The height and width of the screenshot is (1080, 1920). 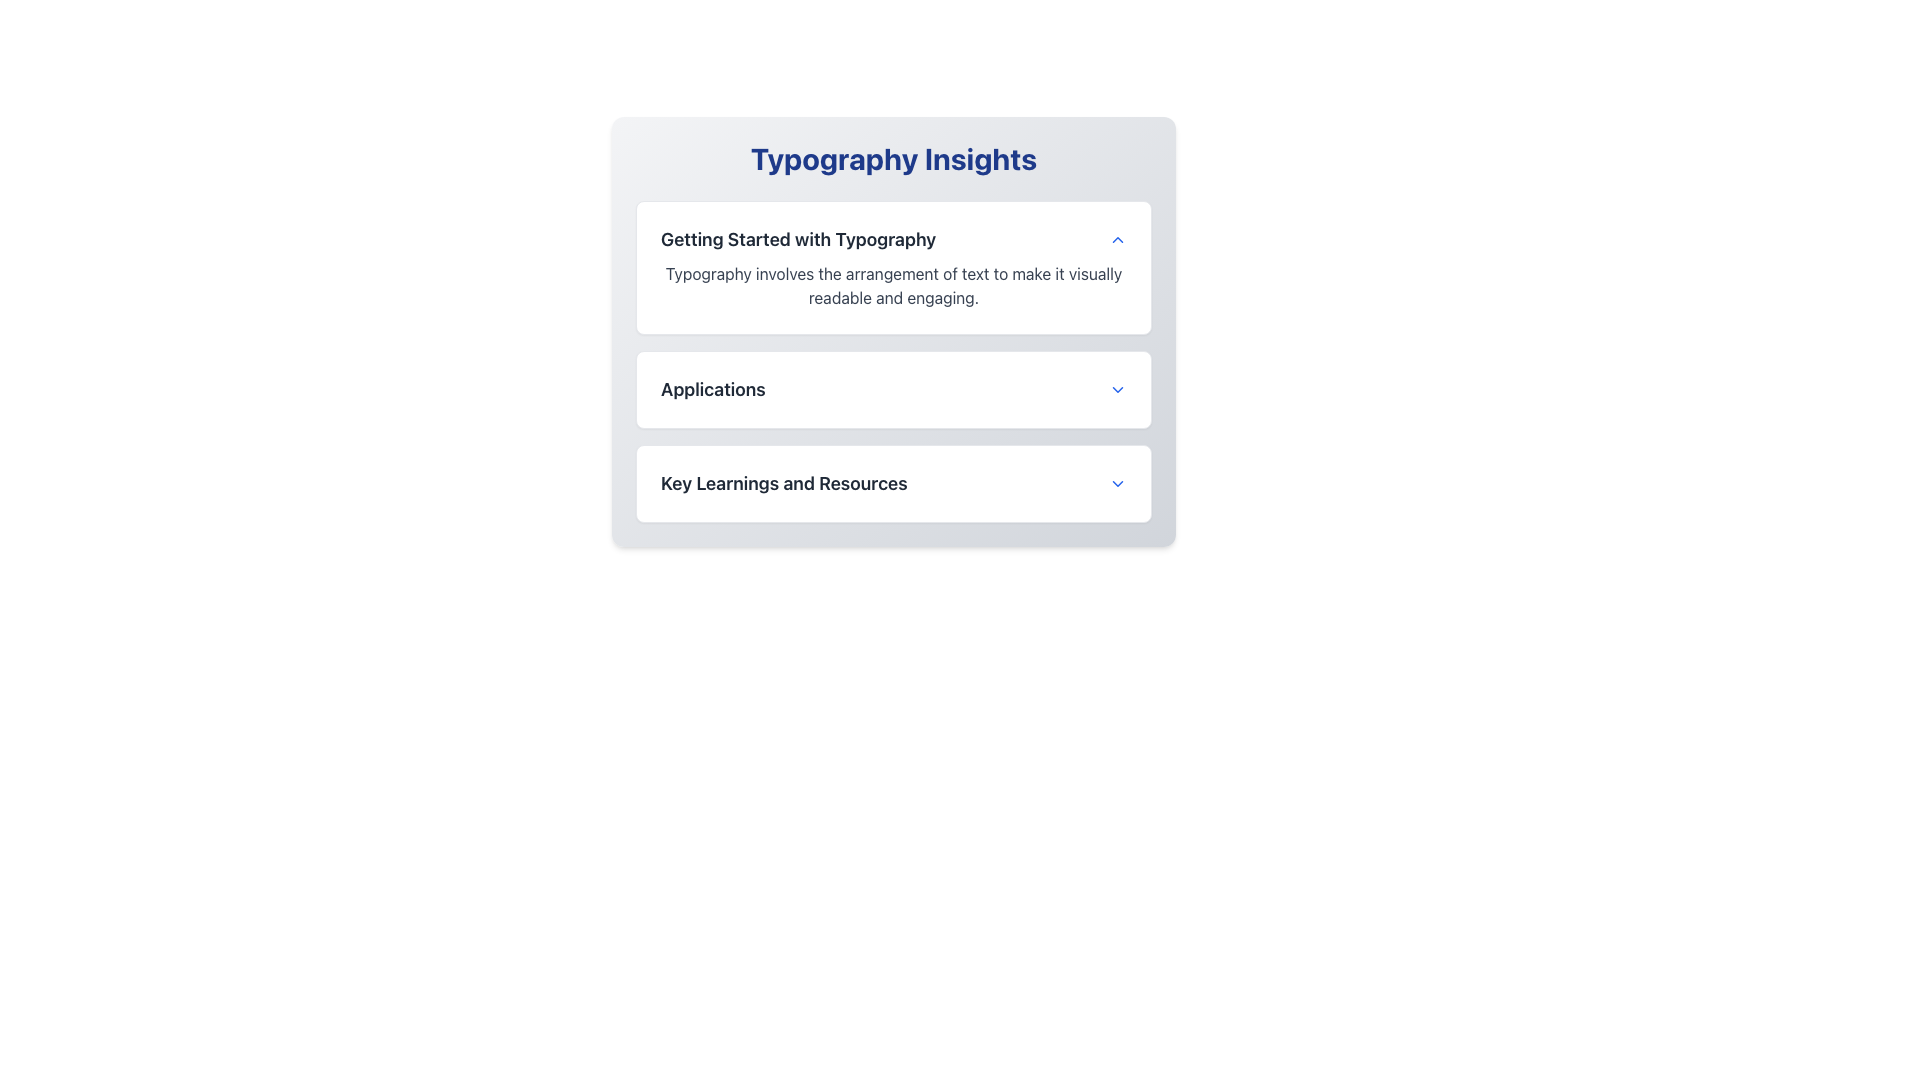 What do you see at coordinates (713, 389) in the screenshot?
I see `the 'Applications' text label, which is displayed in bold dark grey and serves as a heading in the interface` at bounding box center [713, 389].